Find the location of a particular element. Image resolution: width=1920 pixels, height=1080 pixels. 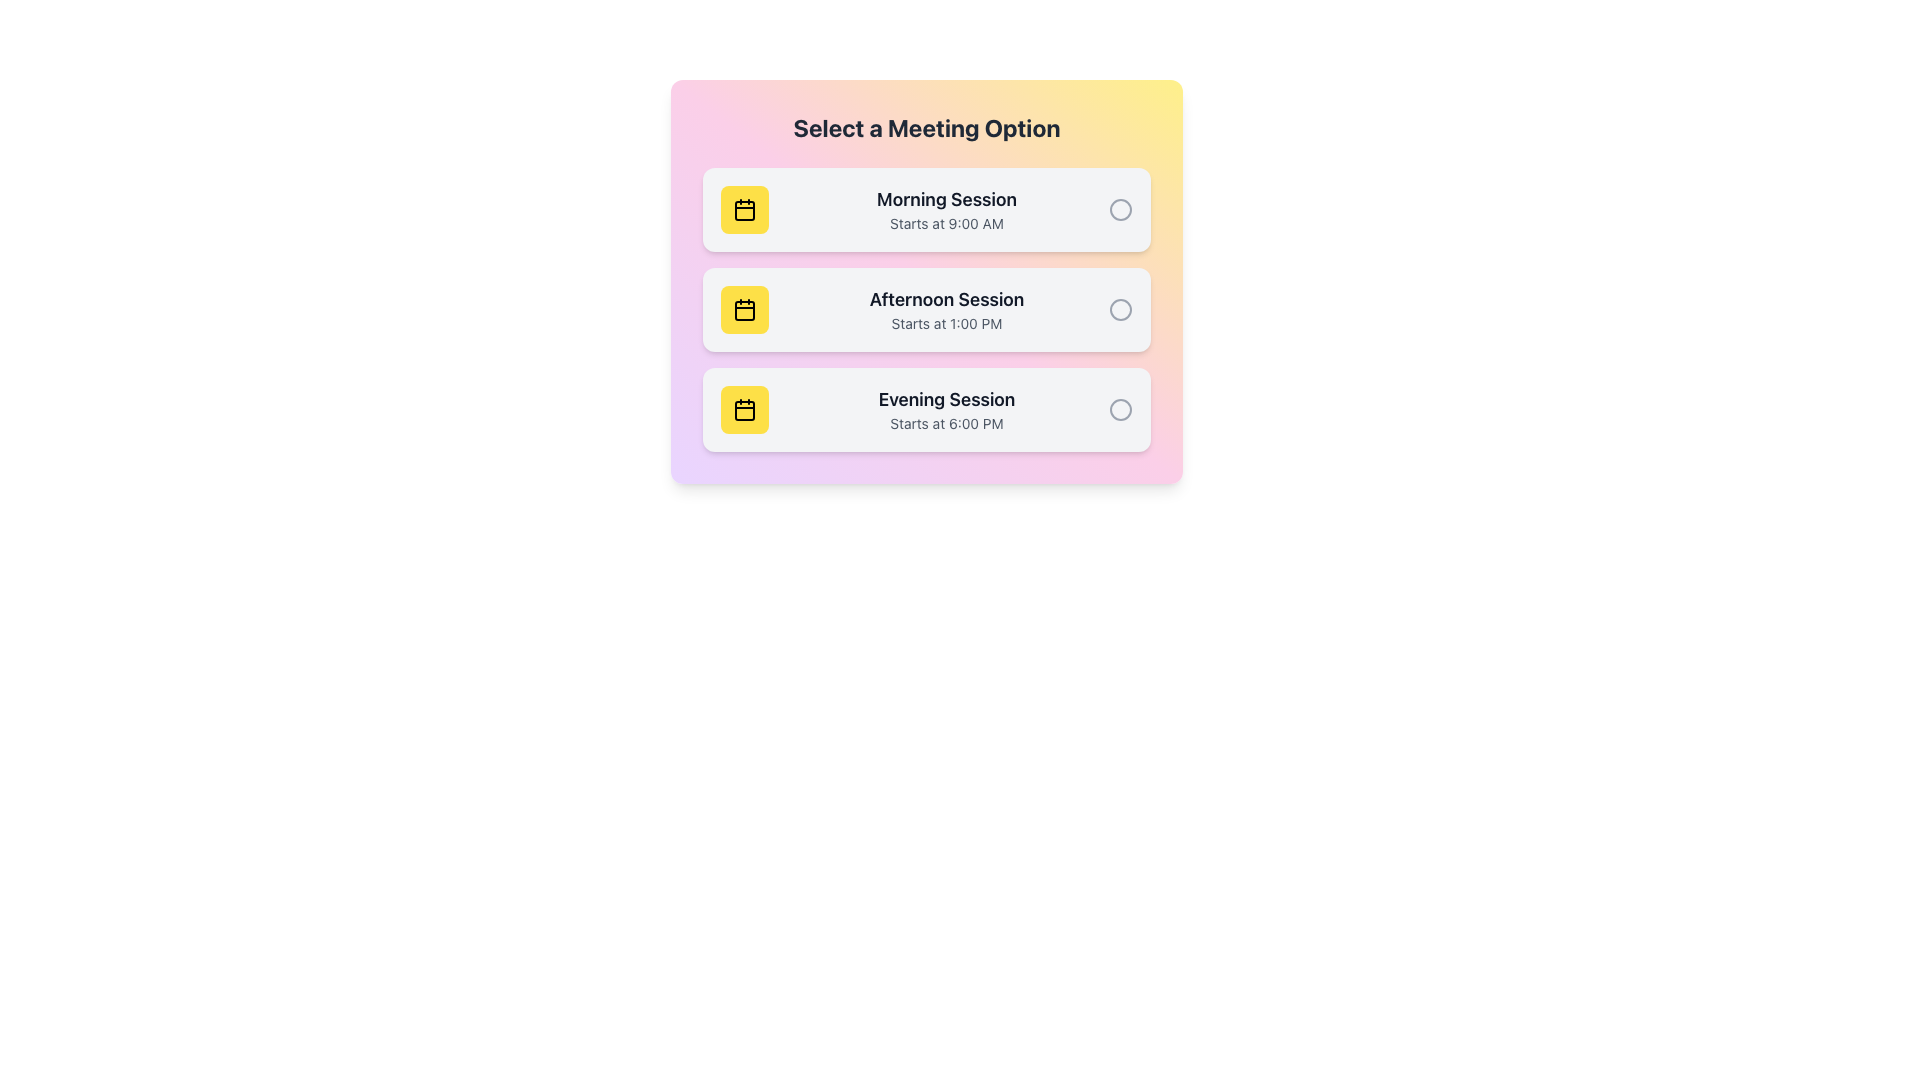

the inactive radio button circle for the 'Evening Session' option is located at coordinates (1121, 408).